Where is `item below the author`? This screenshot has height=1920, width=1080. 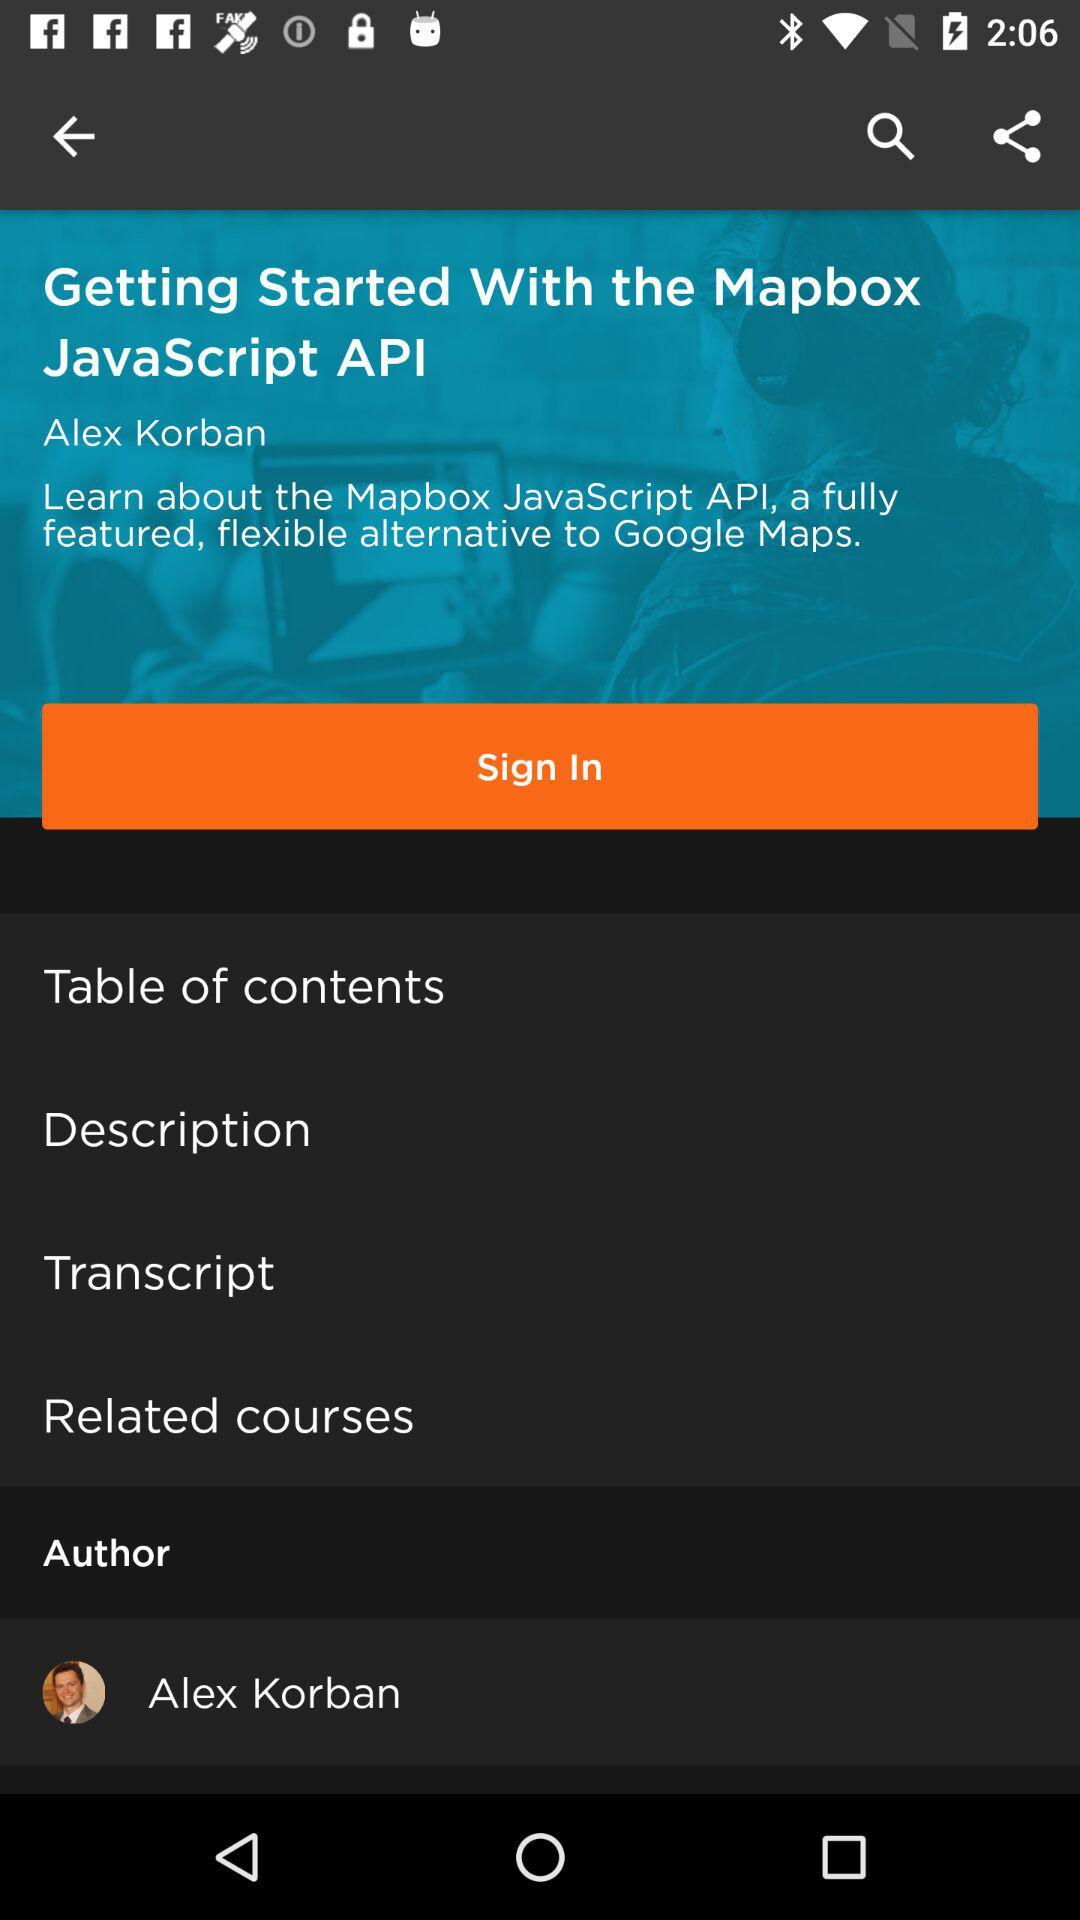 item below the author is located at coordinates (72, 1690).